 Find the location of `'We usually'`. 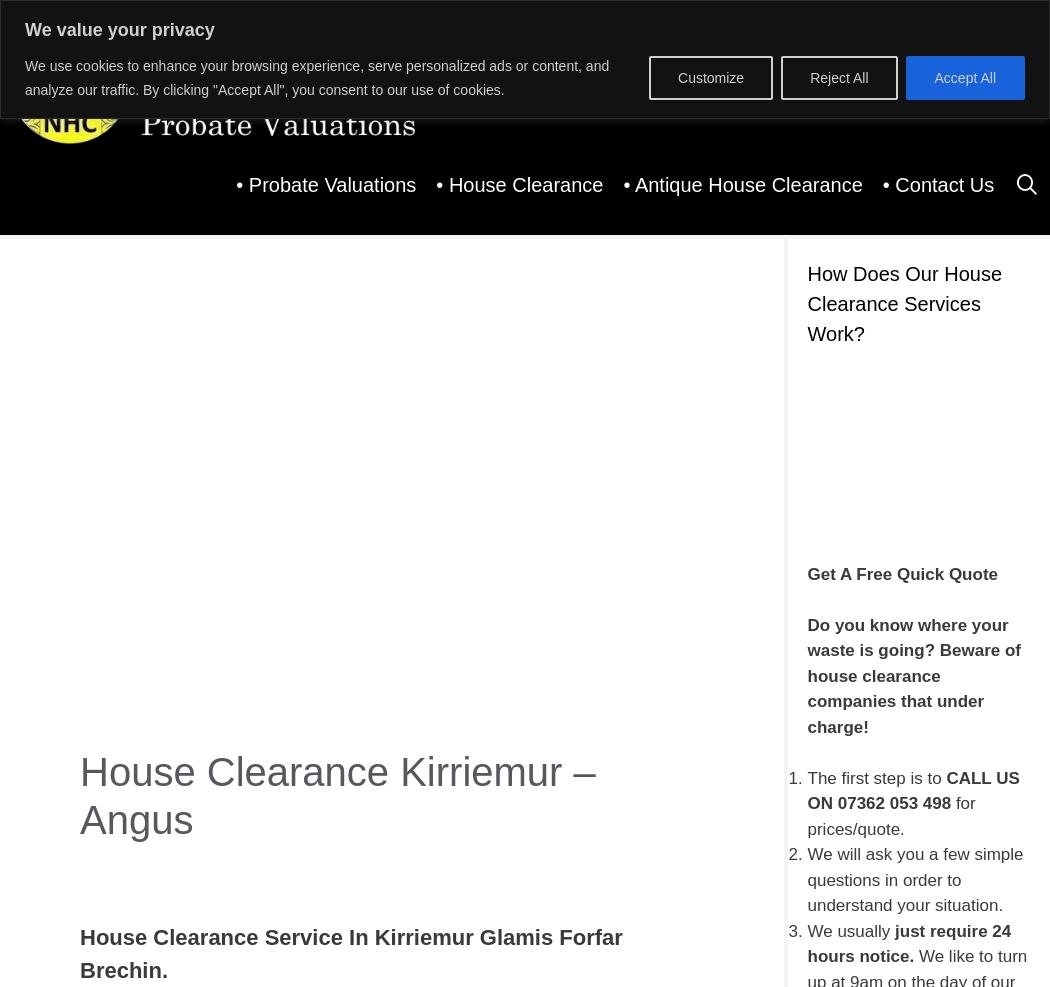

'We usually' is located at coordinates (851, 930).